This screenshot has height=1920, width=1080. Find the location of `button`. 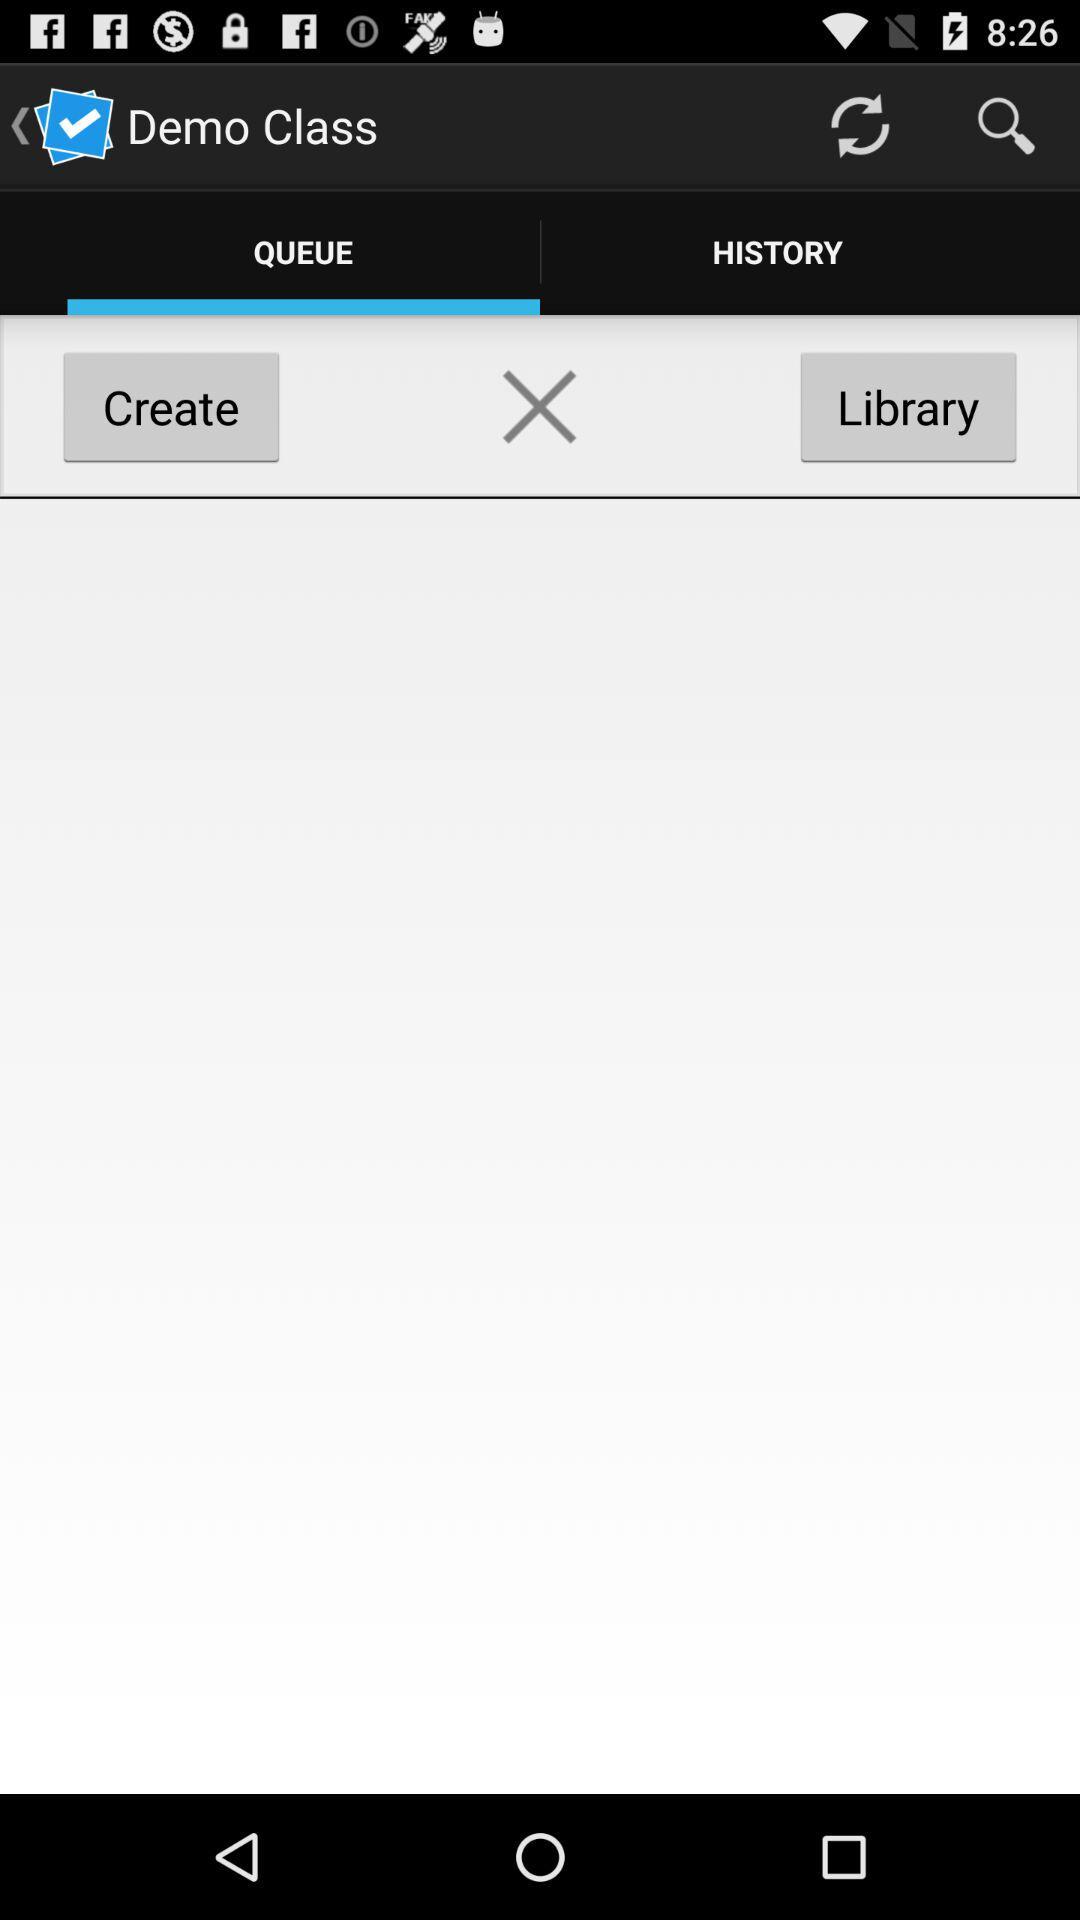

button is located at coordinates (538, 405).